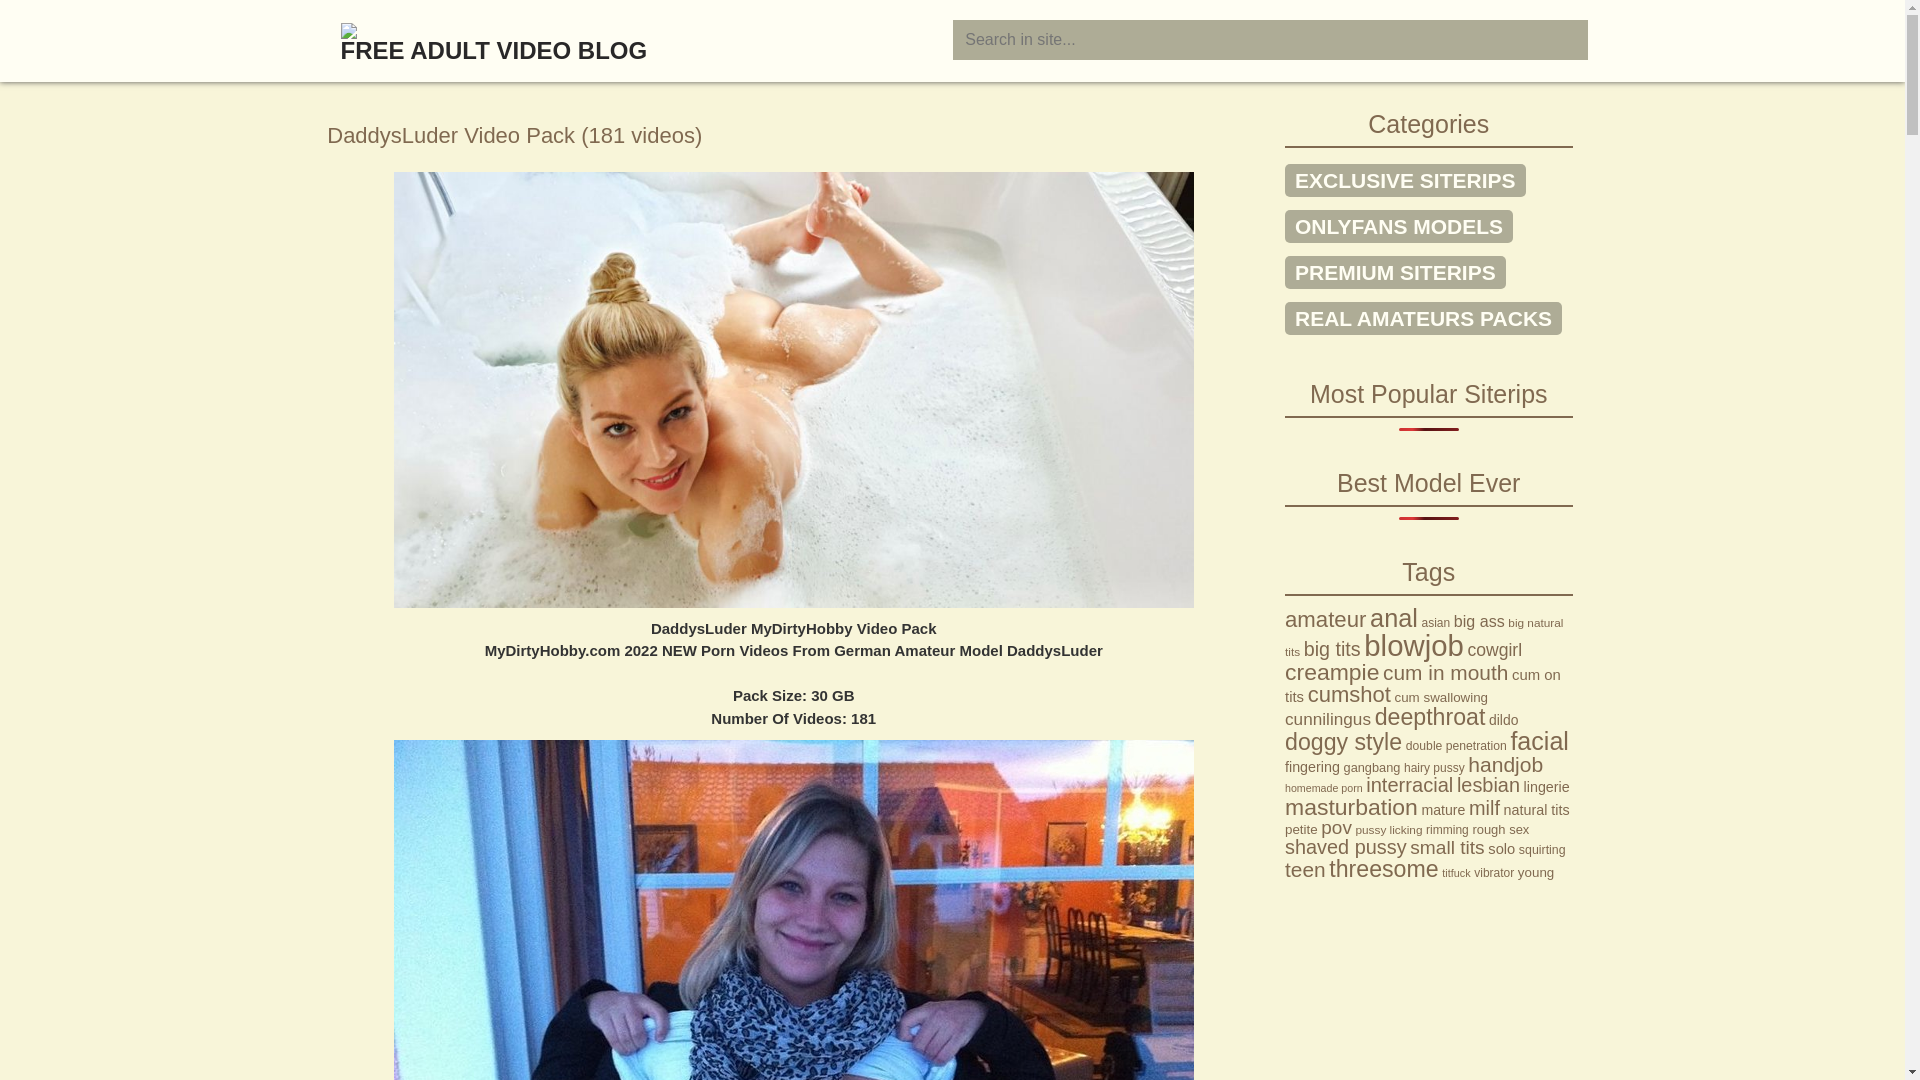 The width and height of the screenshot is (1920, 1080). What do you see at coordinates (1535, 871) in the screenshot?
I see `'young'` at bounding box center [1535, 871].